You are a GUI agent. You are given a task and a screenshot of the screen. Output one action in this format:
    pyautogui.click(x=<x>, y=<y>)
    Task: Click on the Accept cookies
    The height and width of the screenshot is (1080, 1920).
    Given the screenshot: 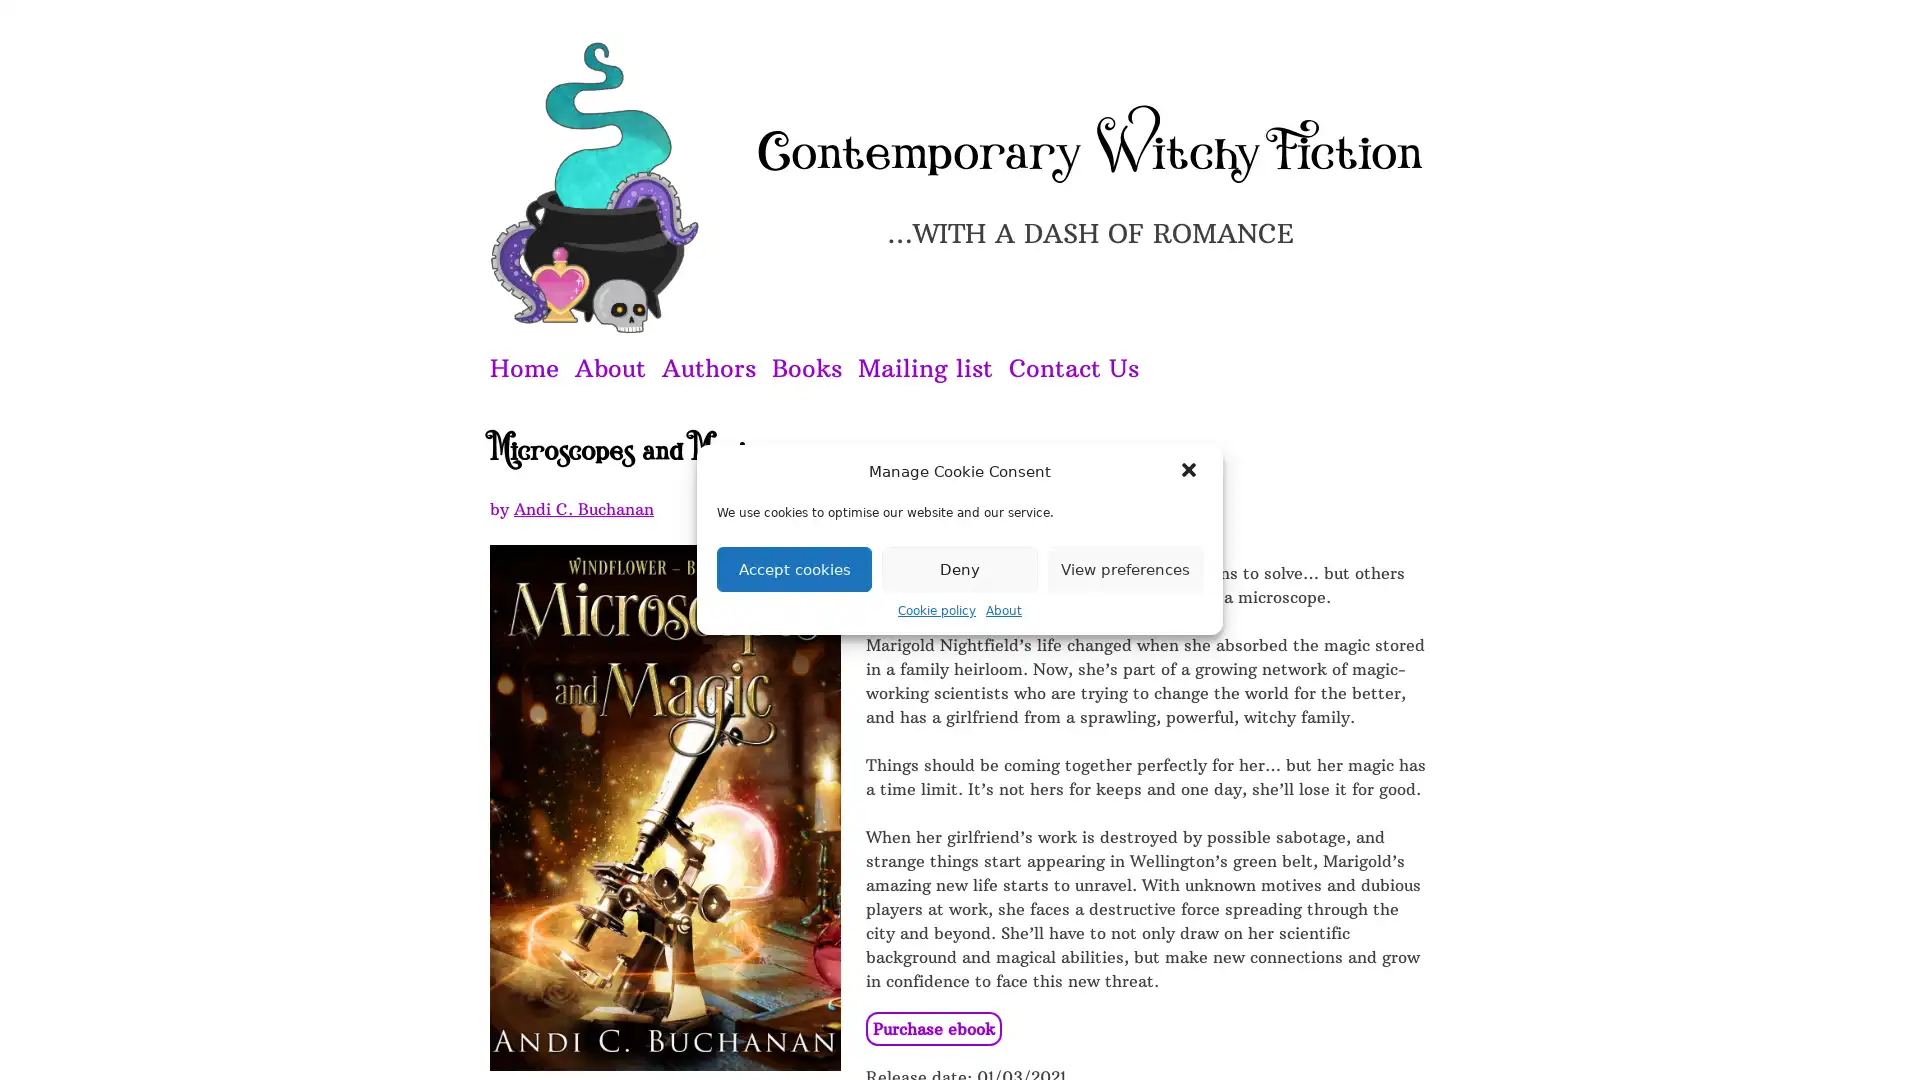 What is the action you would take?
    pyautogui.click(x=793, y=569)
    